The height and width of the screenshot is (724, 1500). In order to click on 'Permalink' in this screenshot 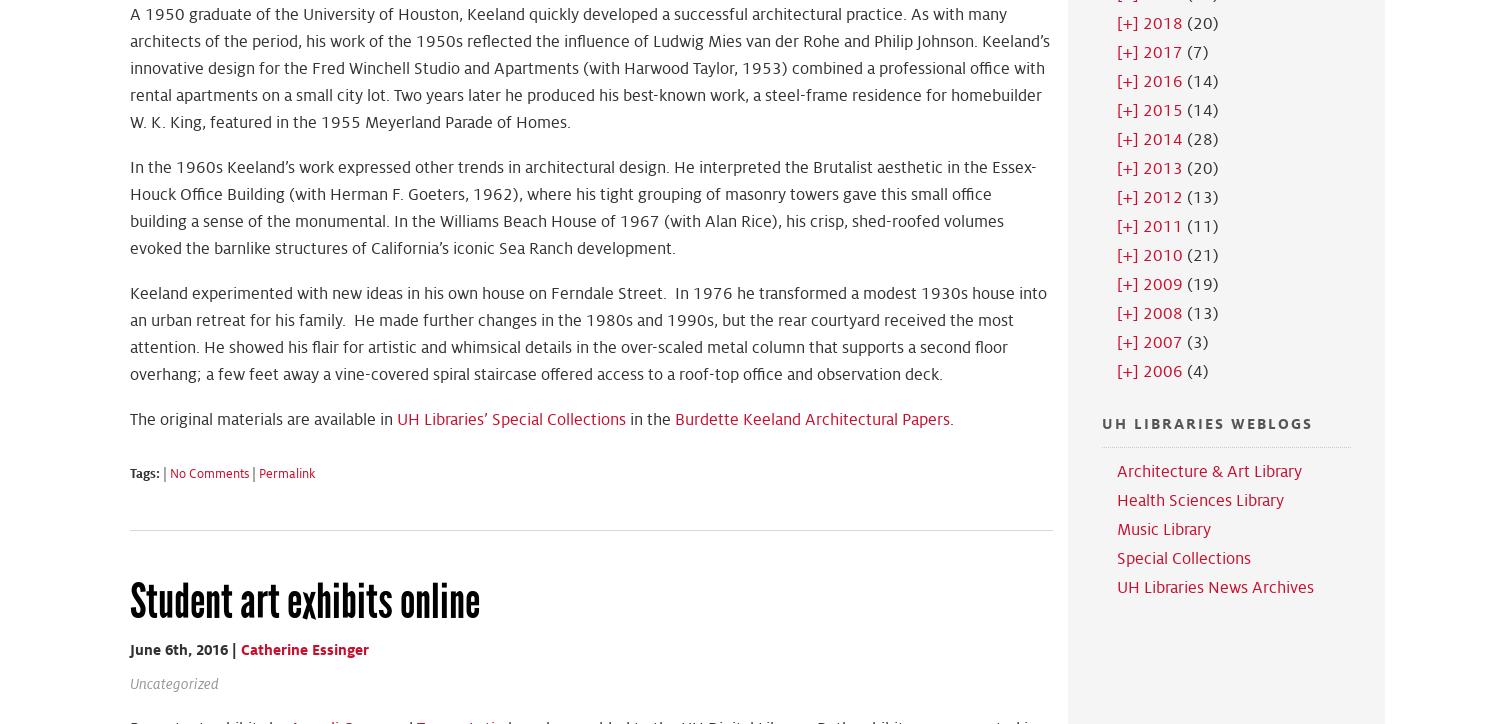, I will do `click(259, 473)`.